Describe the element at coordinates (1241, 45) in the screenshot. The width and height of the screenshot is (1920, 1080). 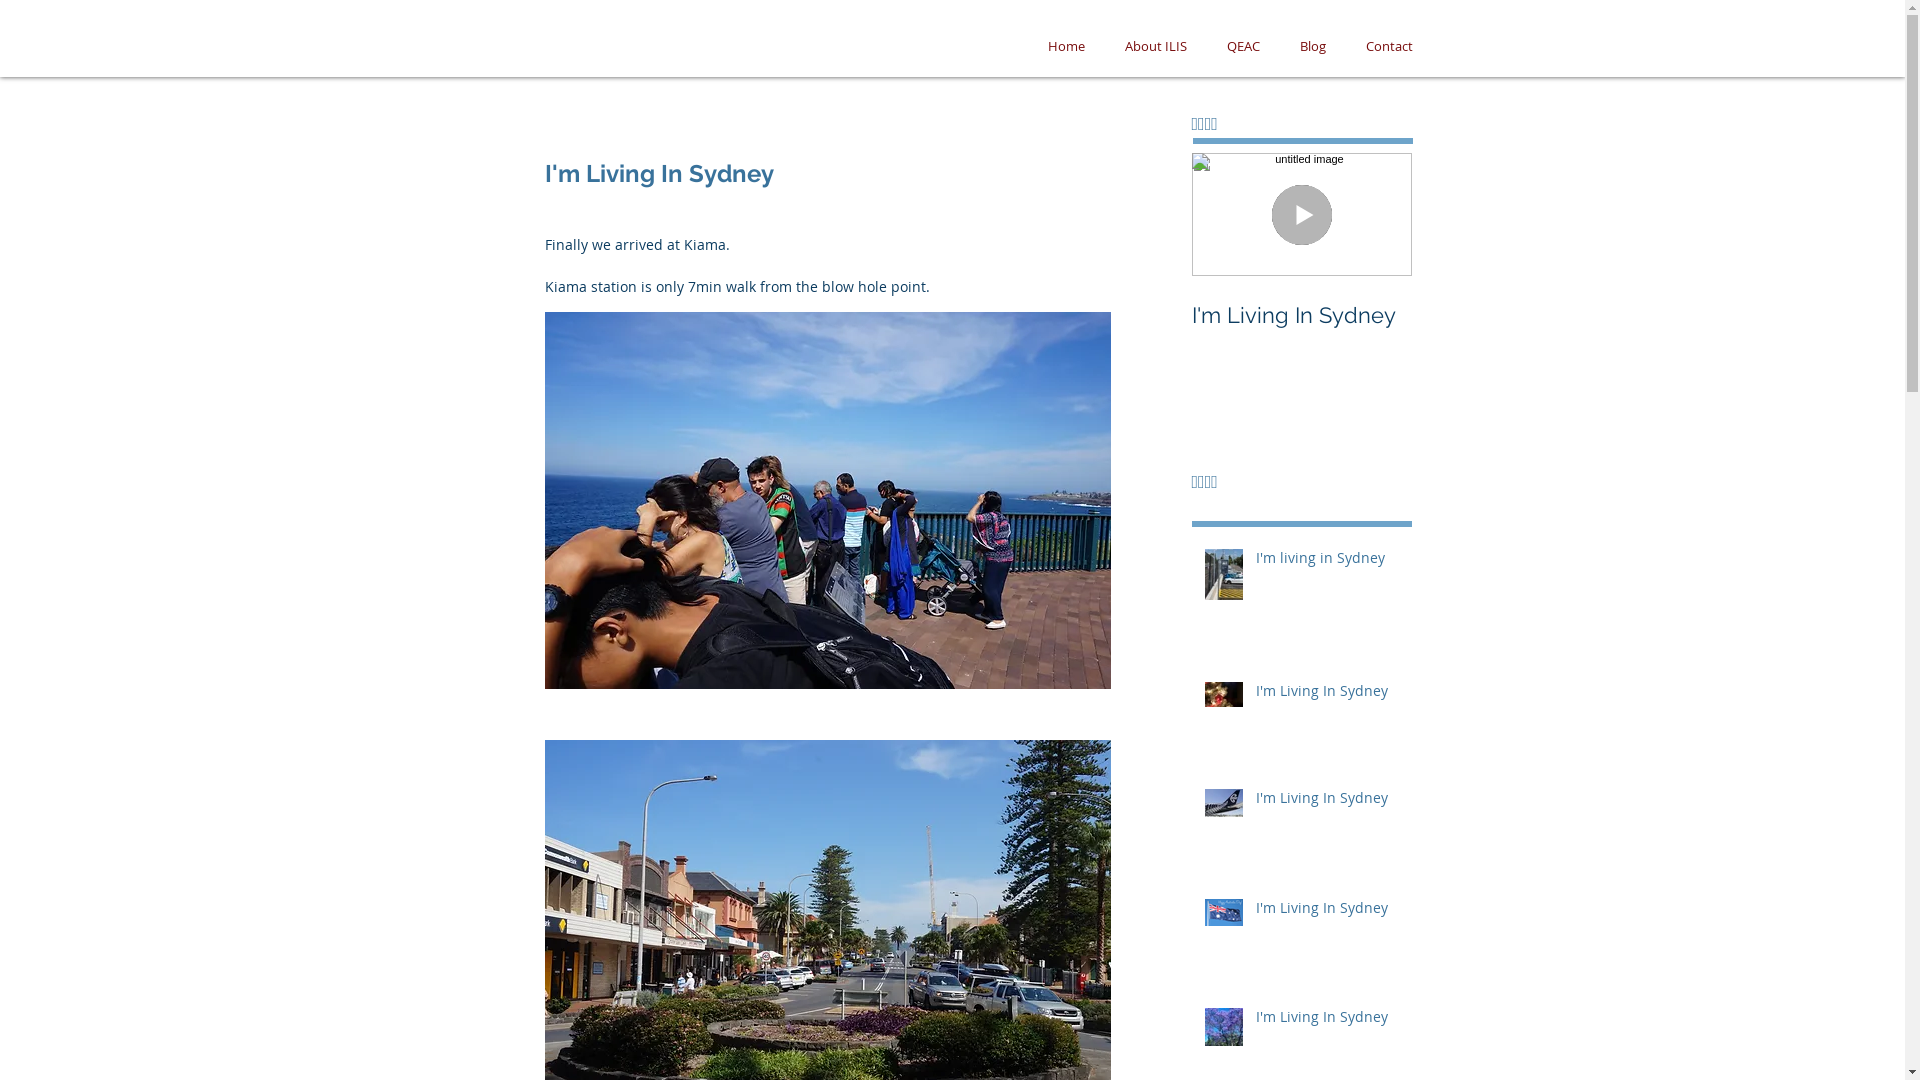
I see `'QEAC'` at that location.